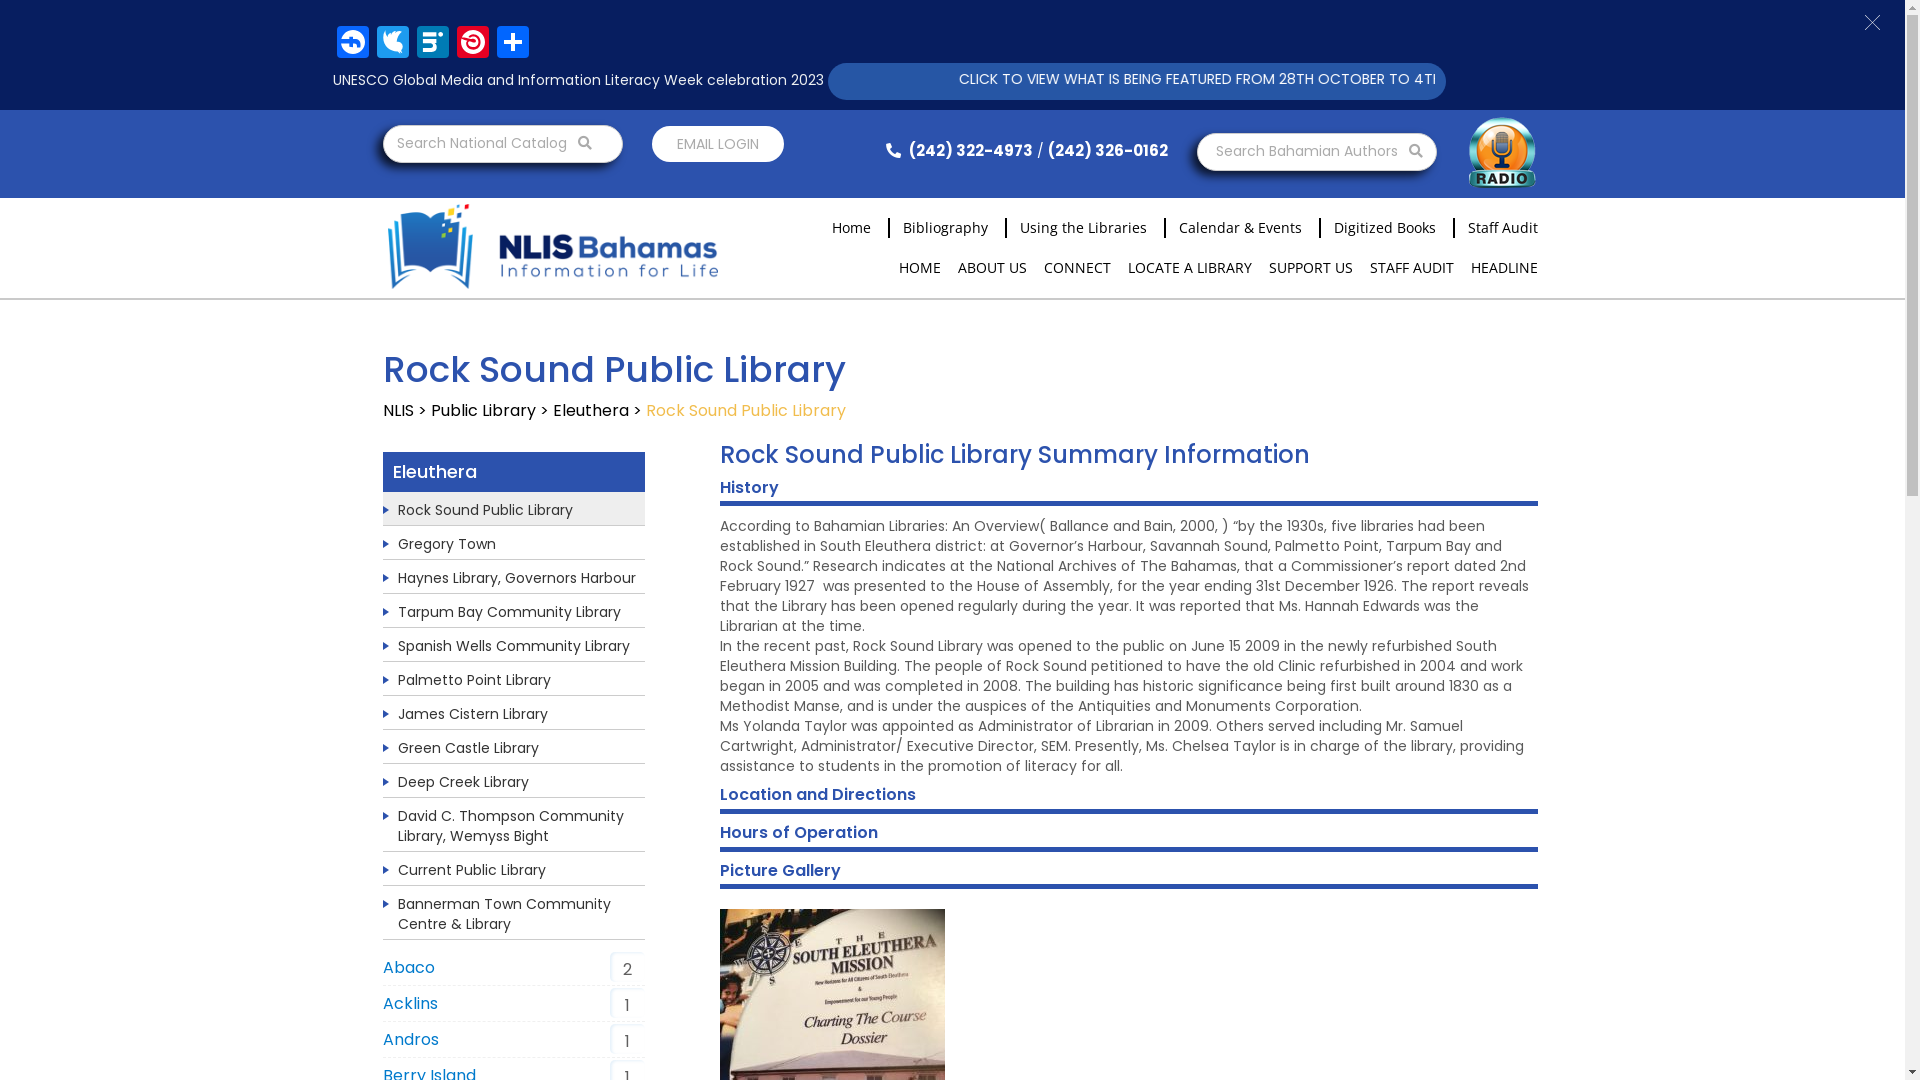  I want to click on '(242) 326-0162', so click(1107, 149).